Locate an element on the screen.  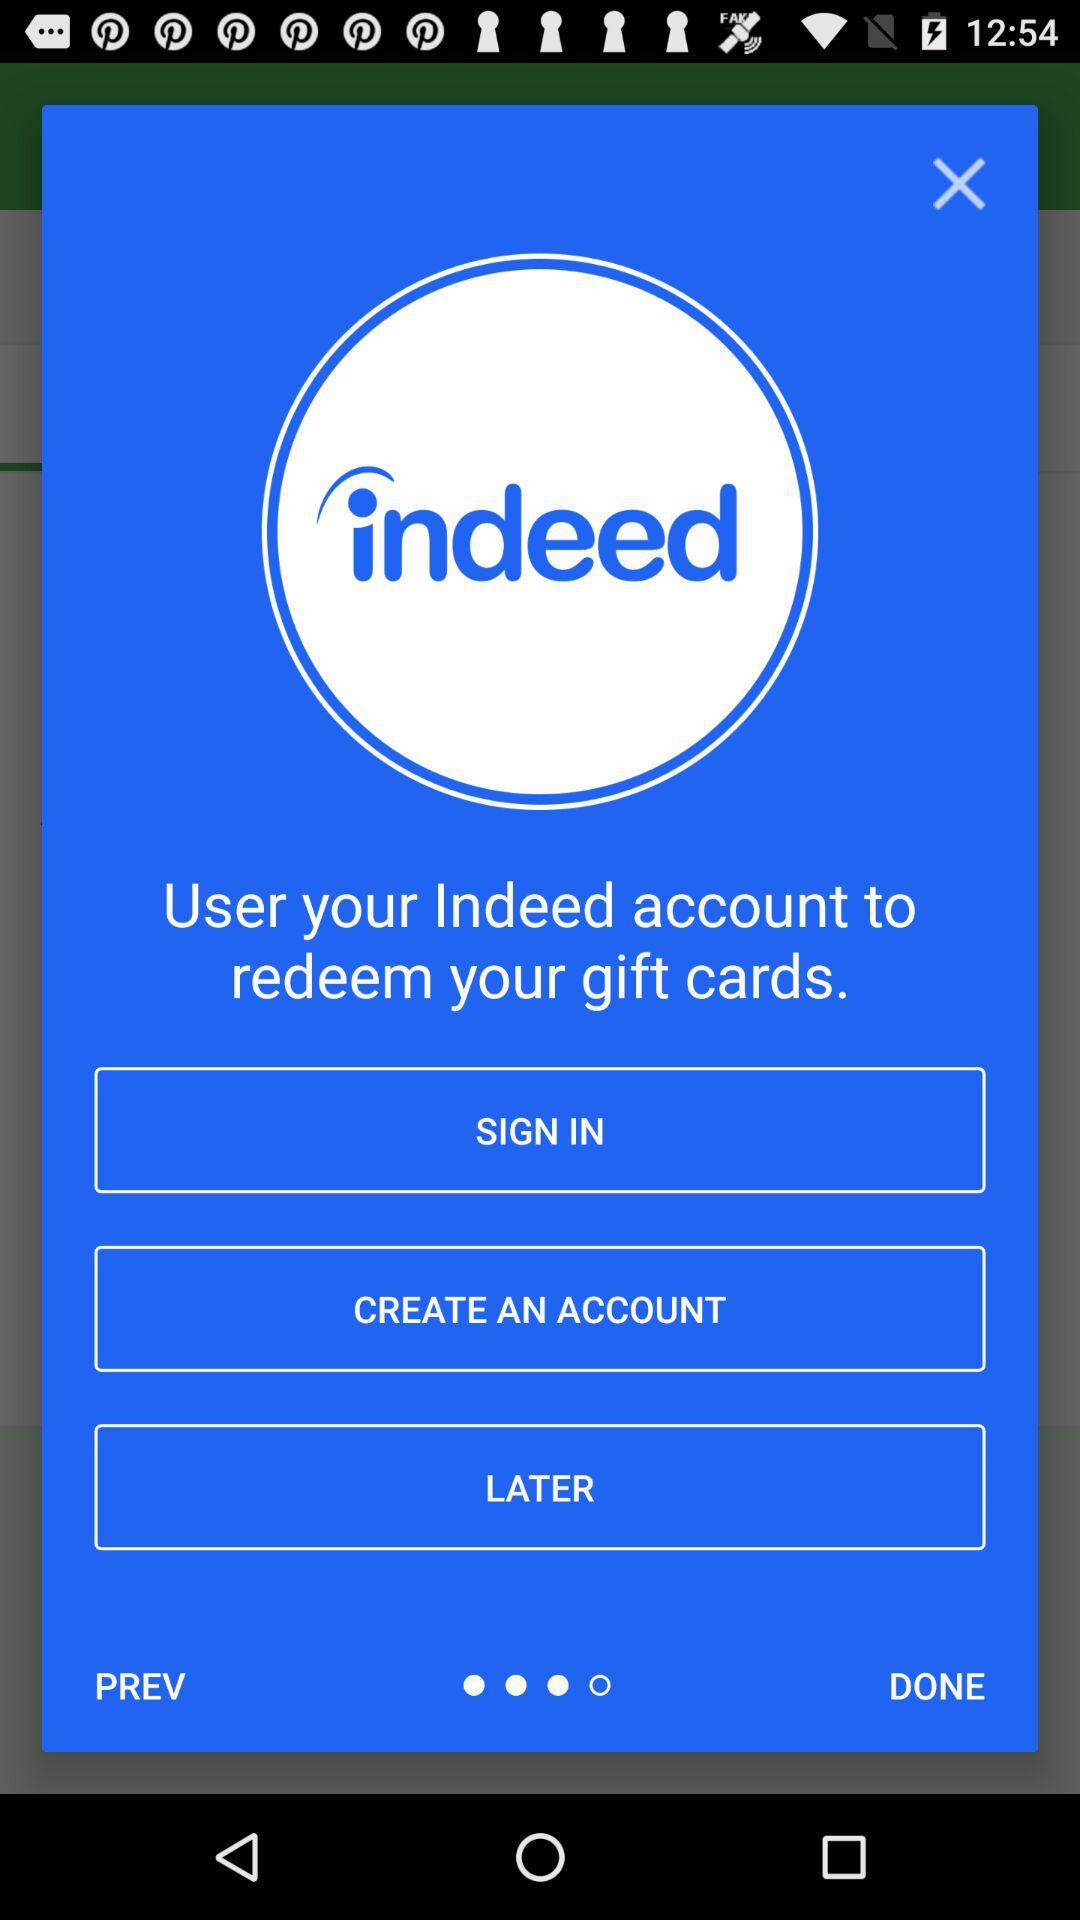
icon above the later icon is located at coordinates (540, 1308).